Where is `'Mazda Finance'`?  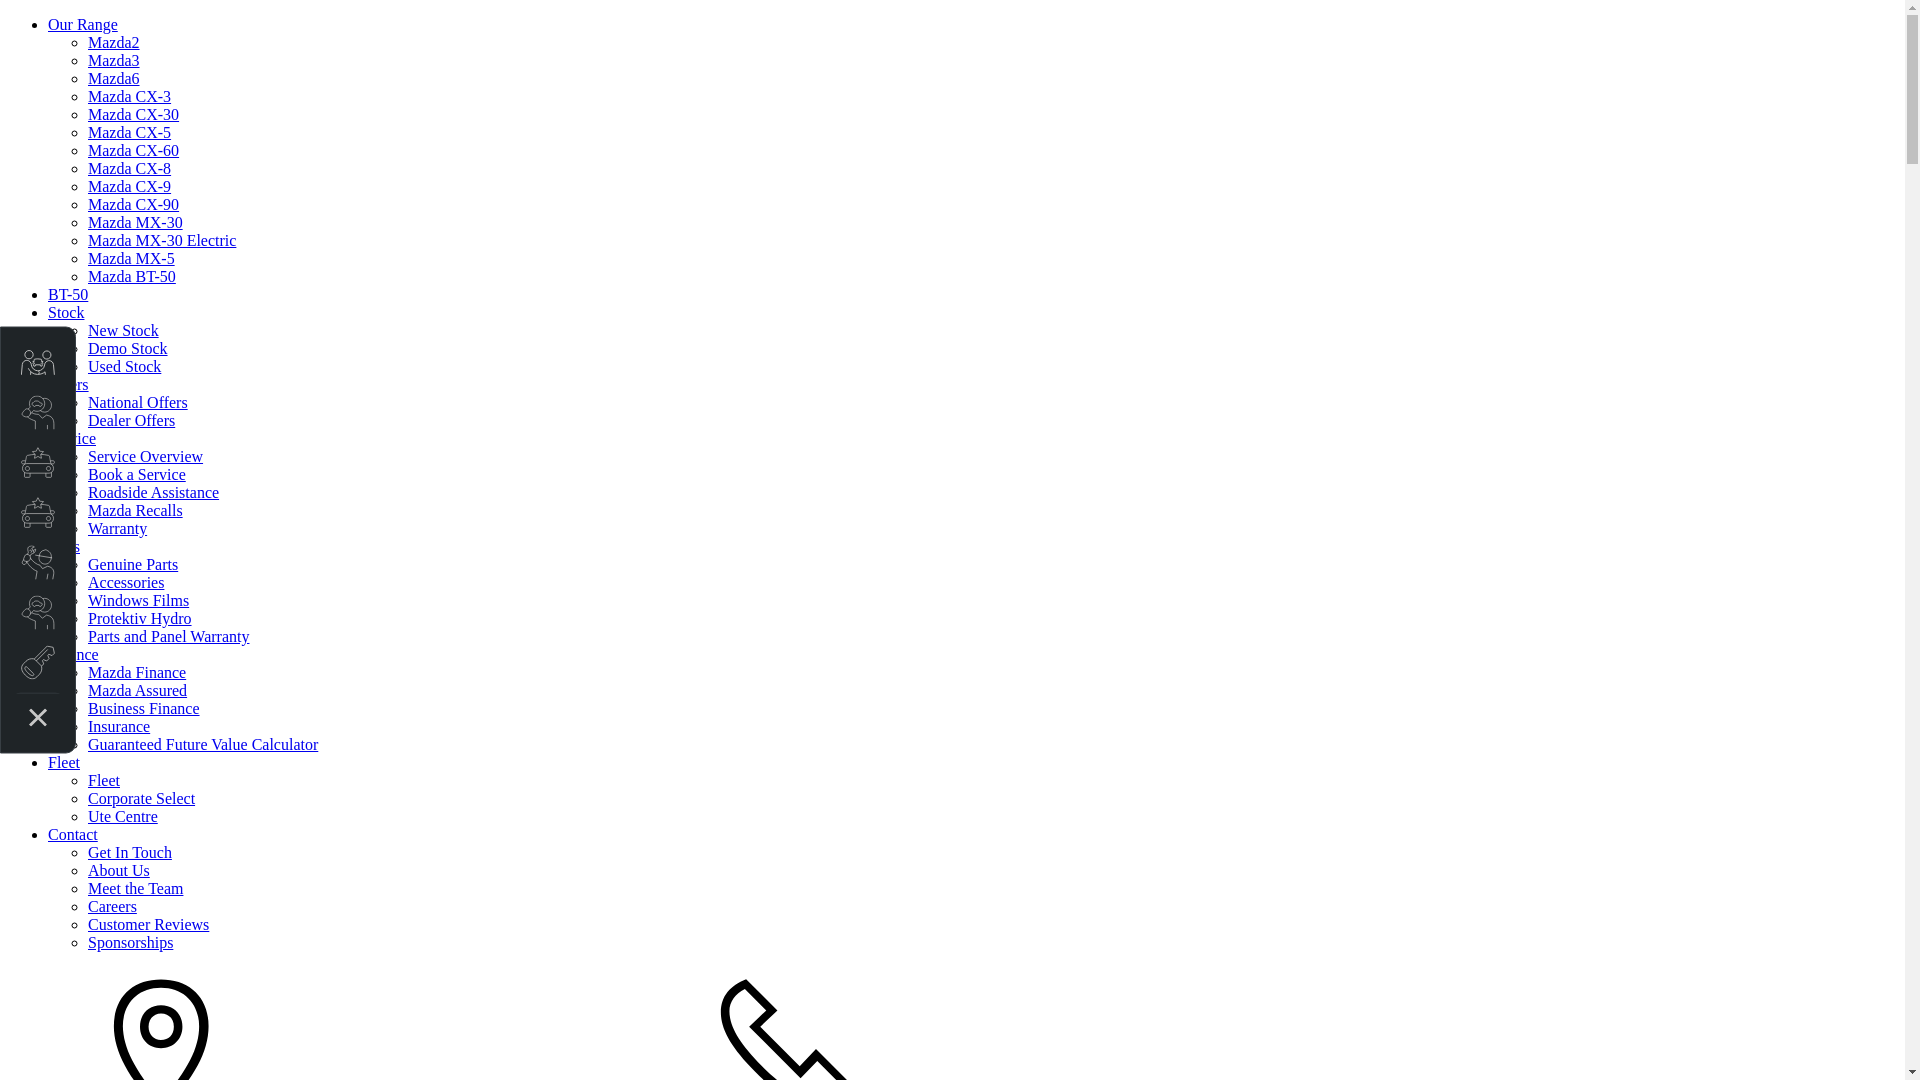
'Mazda Finance' is located at coordinates (136, 672).